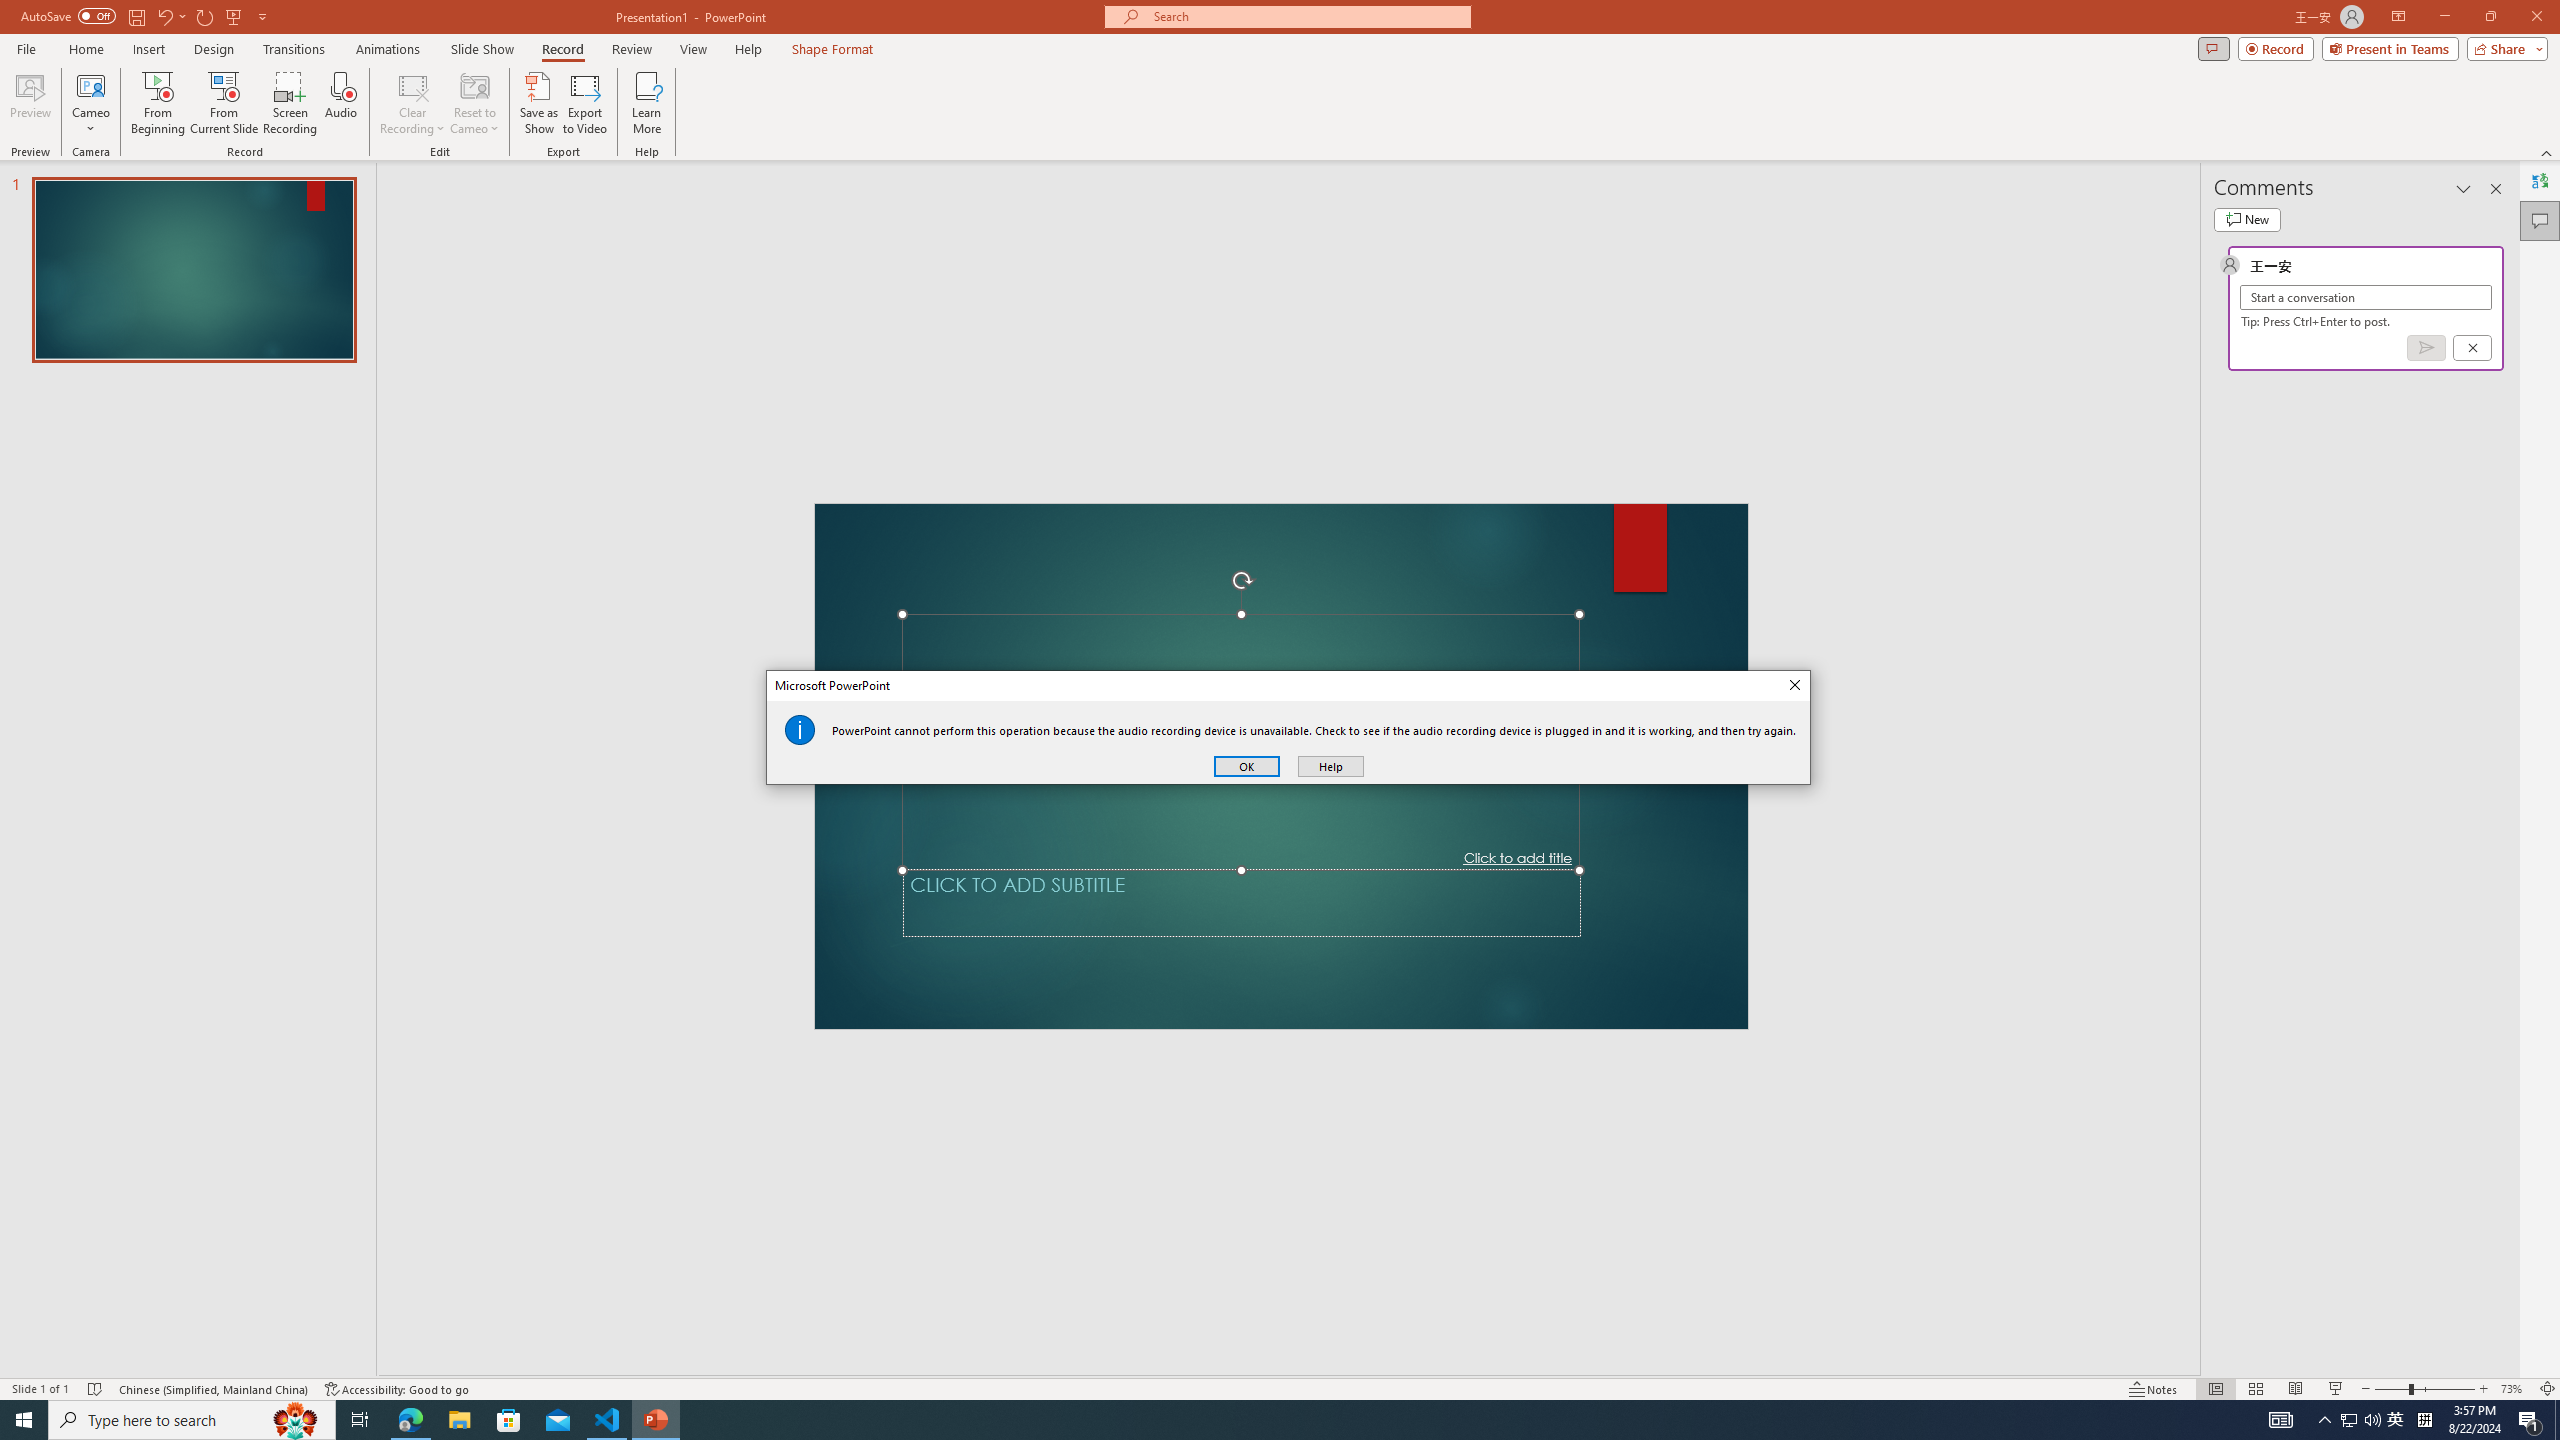 The width and height of the screenshot is (2560, 1440). What do you see at coordinates (95, 1389) in the screenshot?
I see `'Spell Check No Errors'` at bounding box center [95, 1389].